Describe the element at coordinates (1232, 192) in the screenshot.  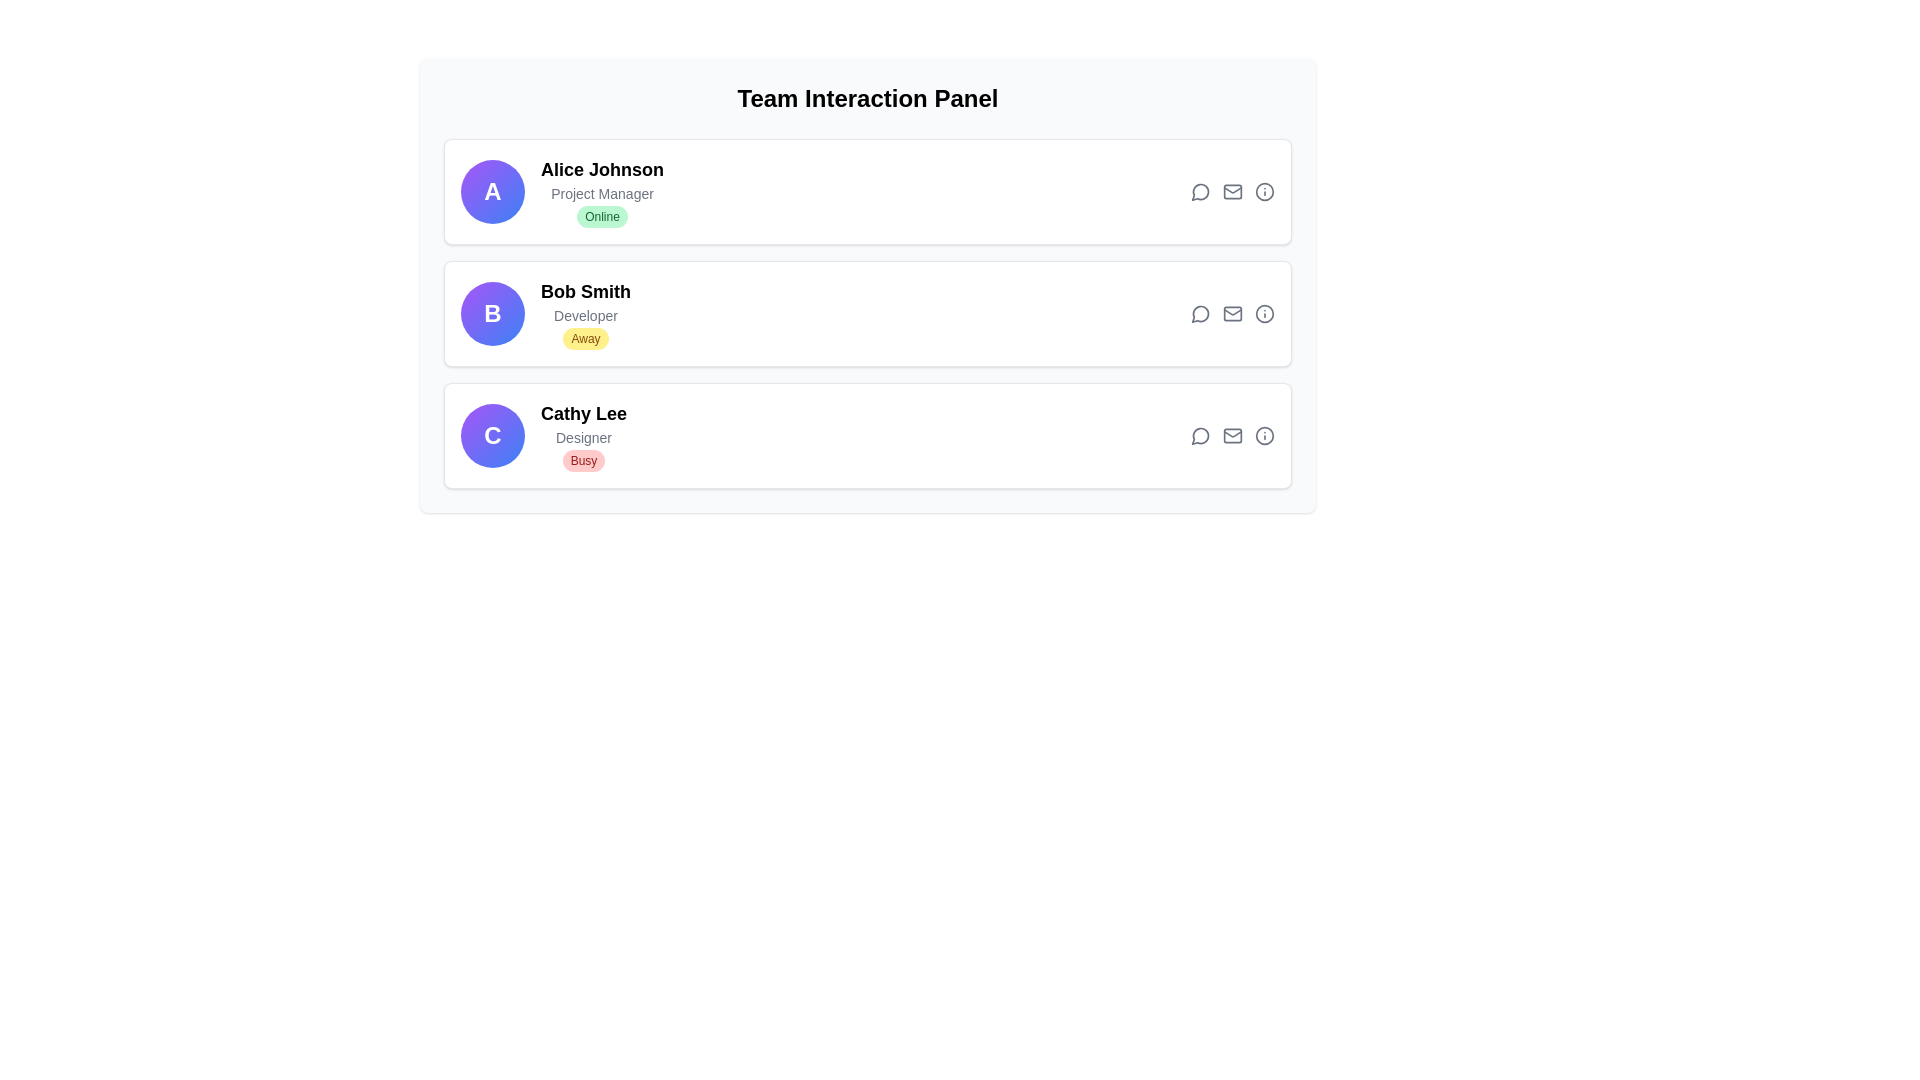
I see `the mail icon, which is part of the interactive button representing the body of an envelope, located to the right of the top user card for 'Alice Johnson' in the Team Interaction Panel` at that location.